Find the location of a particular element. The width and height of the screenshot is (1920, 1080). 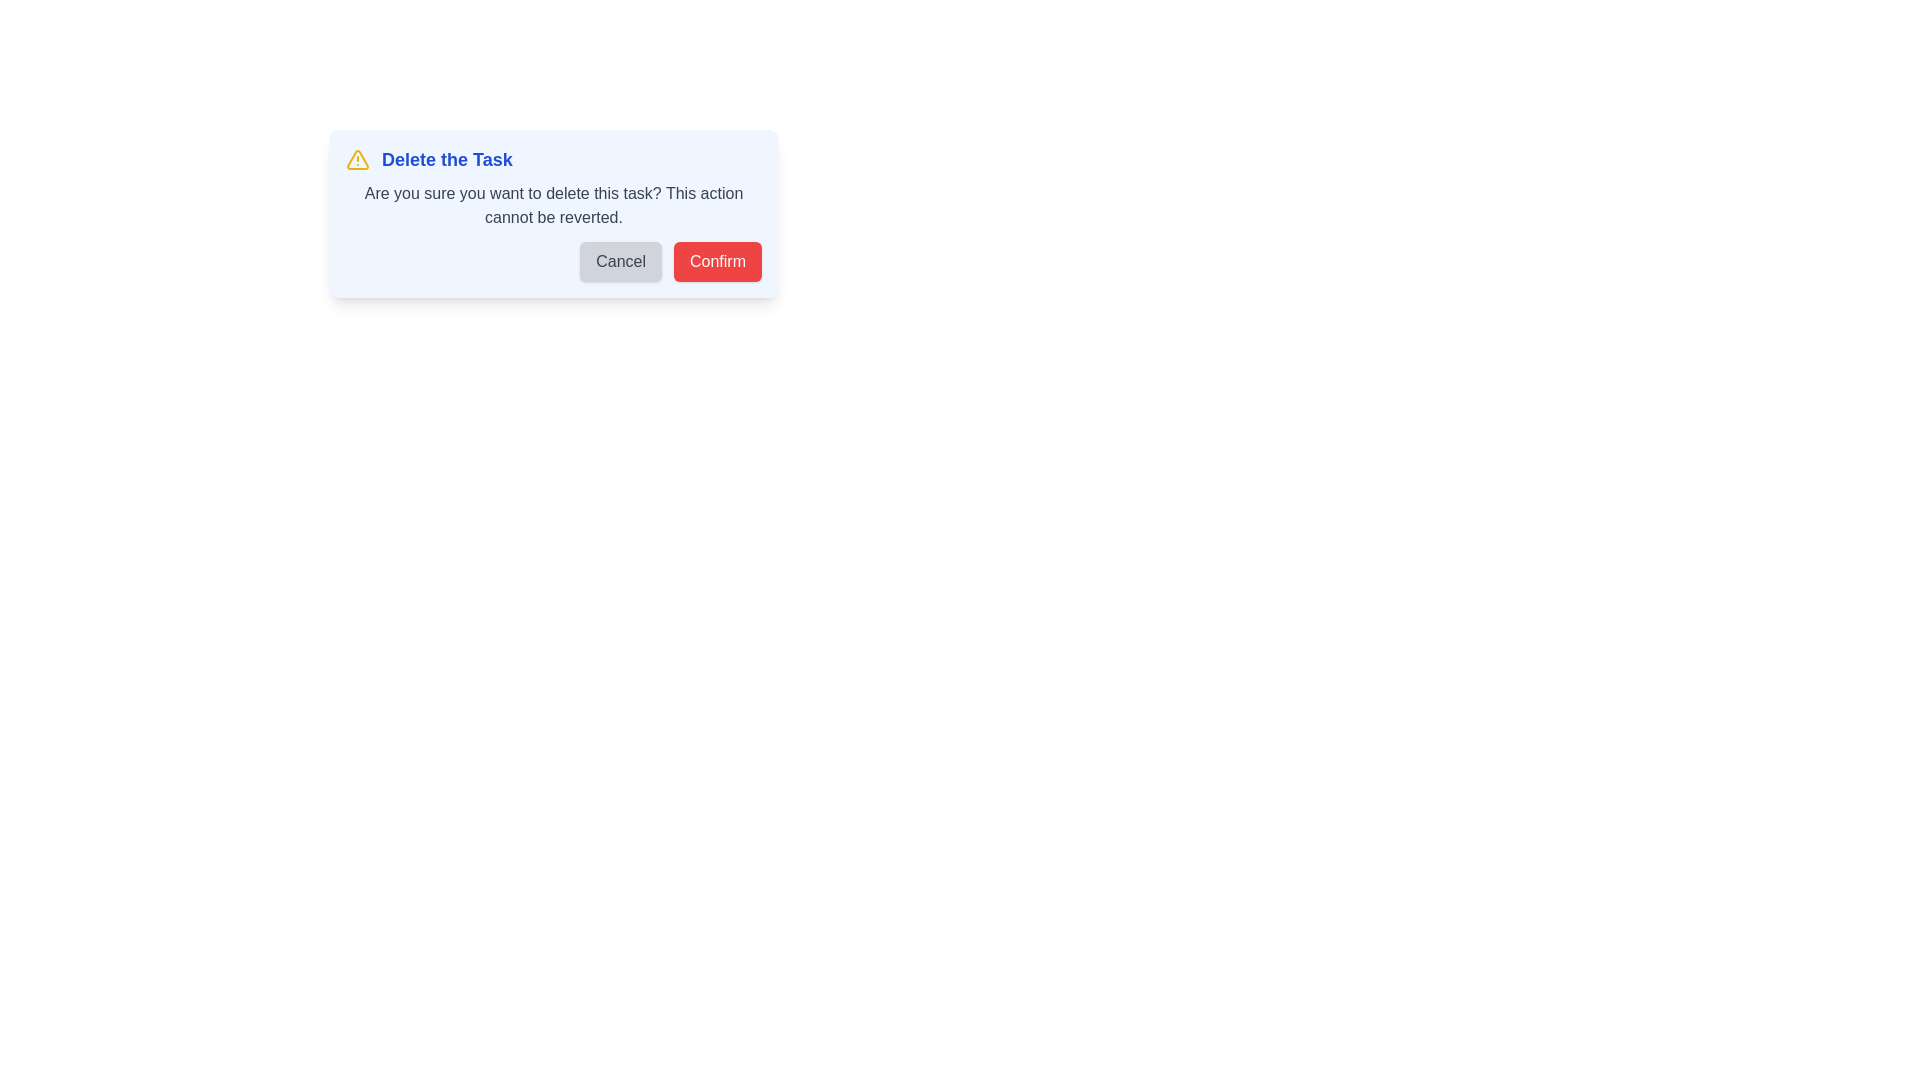

the cancel button located in the bottom-right section of the modal dialog interface is located at coordinates (620, 261).